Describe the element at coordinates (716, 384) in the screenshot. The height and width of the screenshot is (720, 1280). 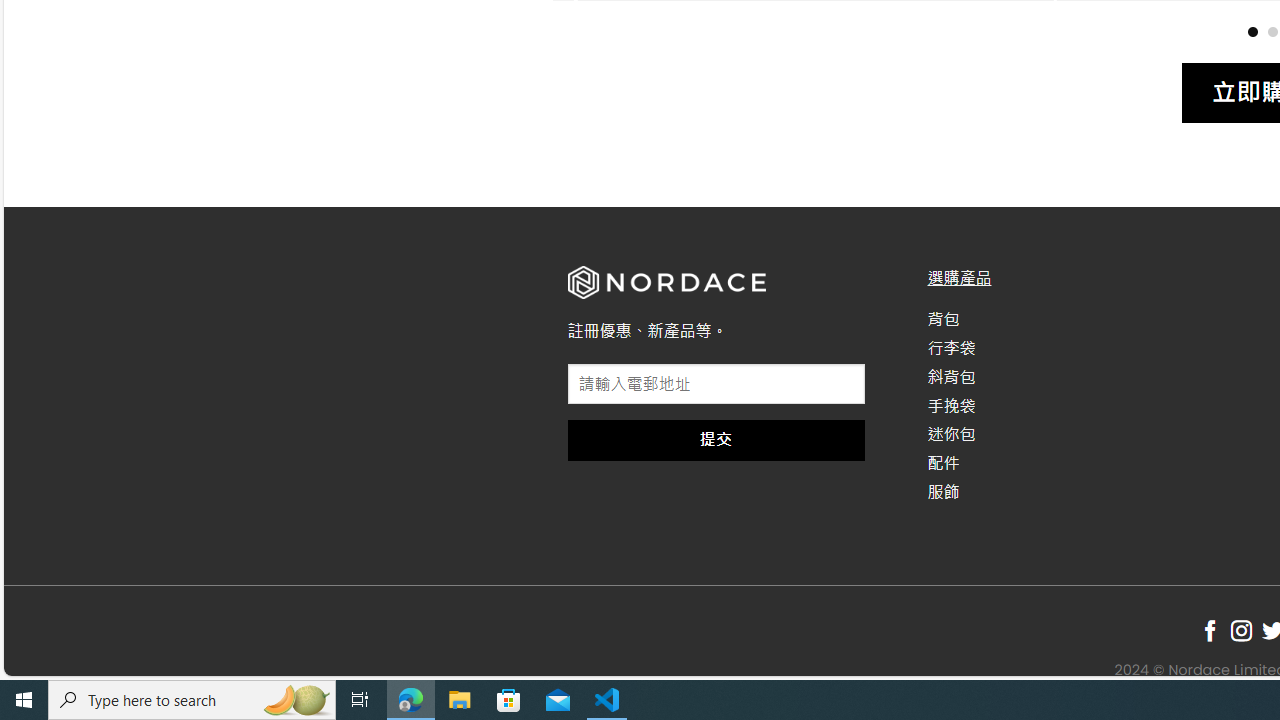
I see `'AutomationID: input_4_1'` at that location.